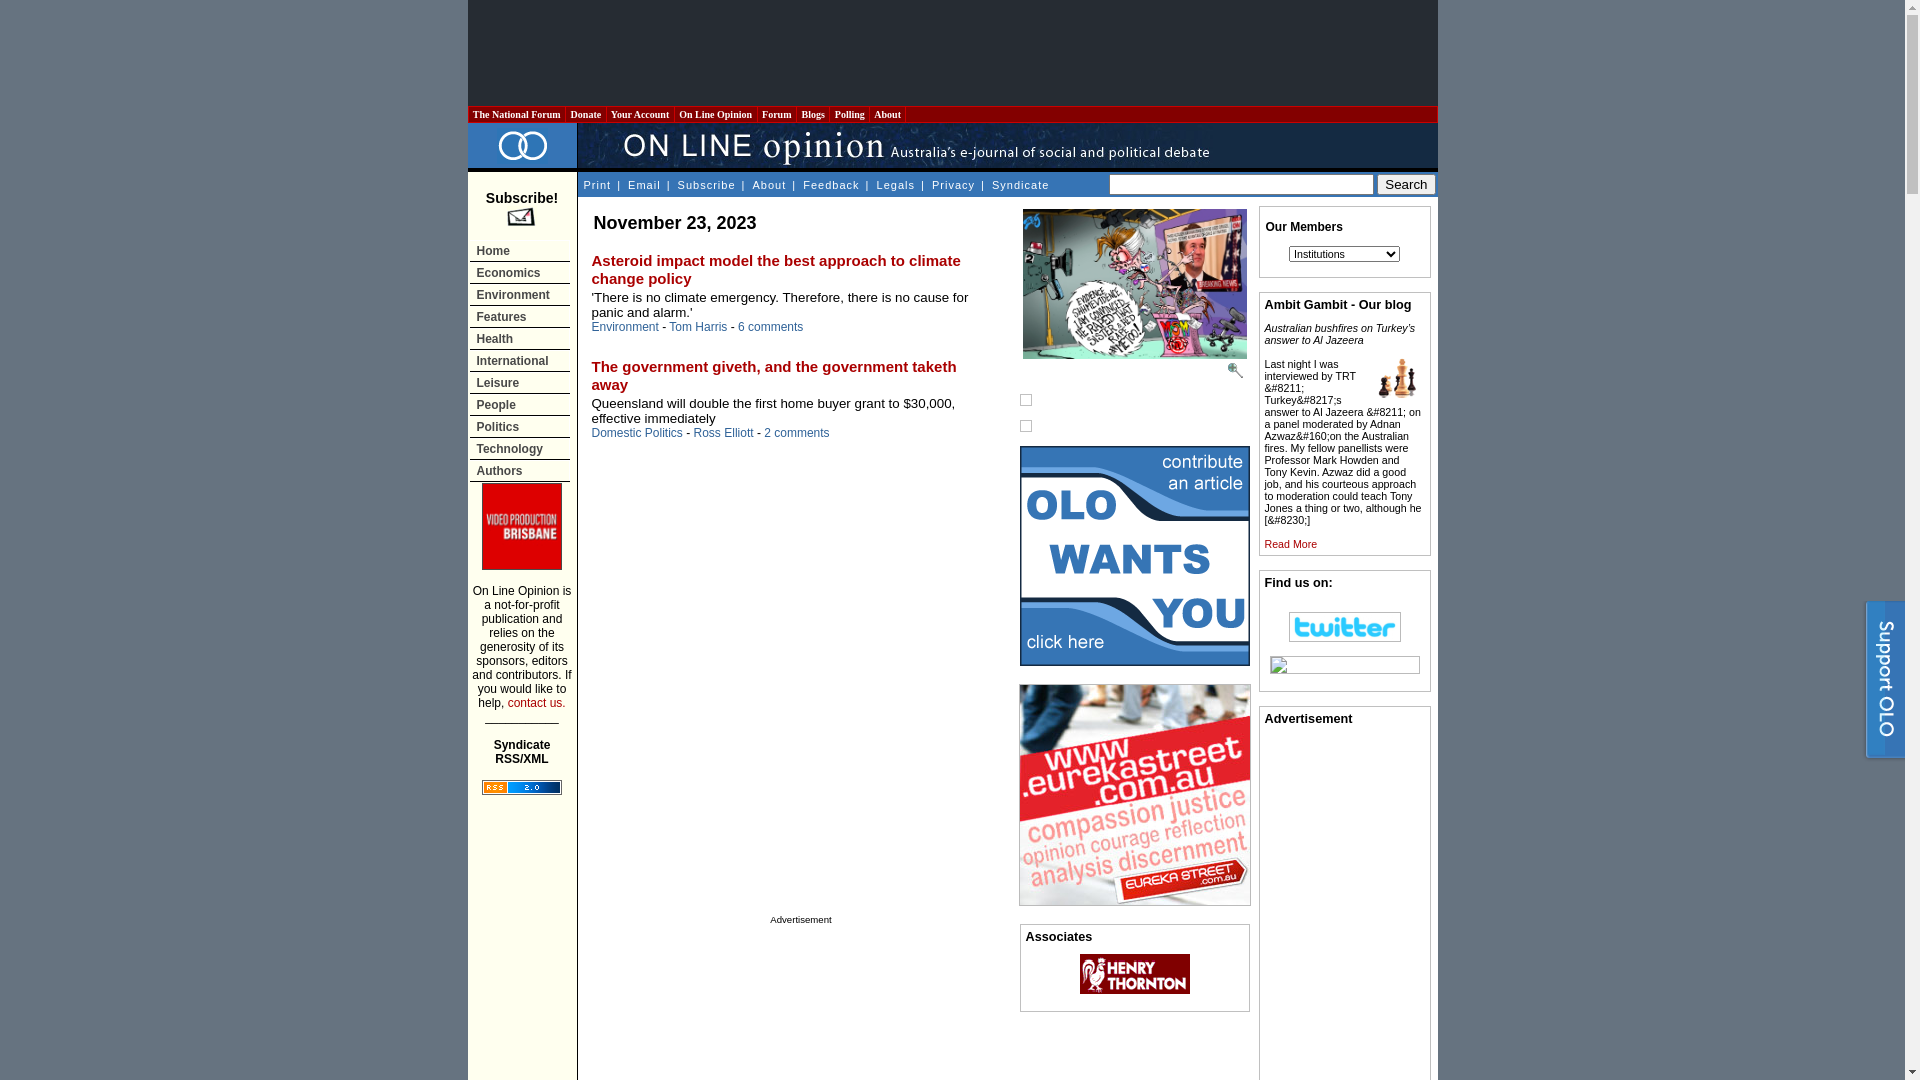 The width and height of the screenshot is (1920, 1080). Describe the element at coordinates (675, 184) in the screenshot. I see `'Subscribe'` at that location.